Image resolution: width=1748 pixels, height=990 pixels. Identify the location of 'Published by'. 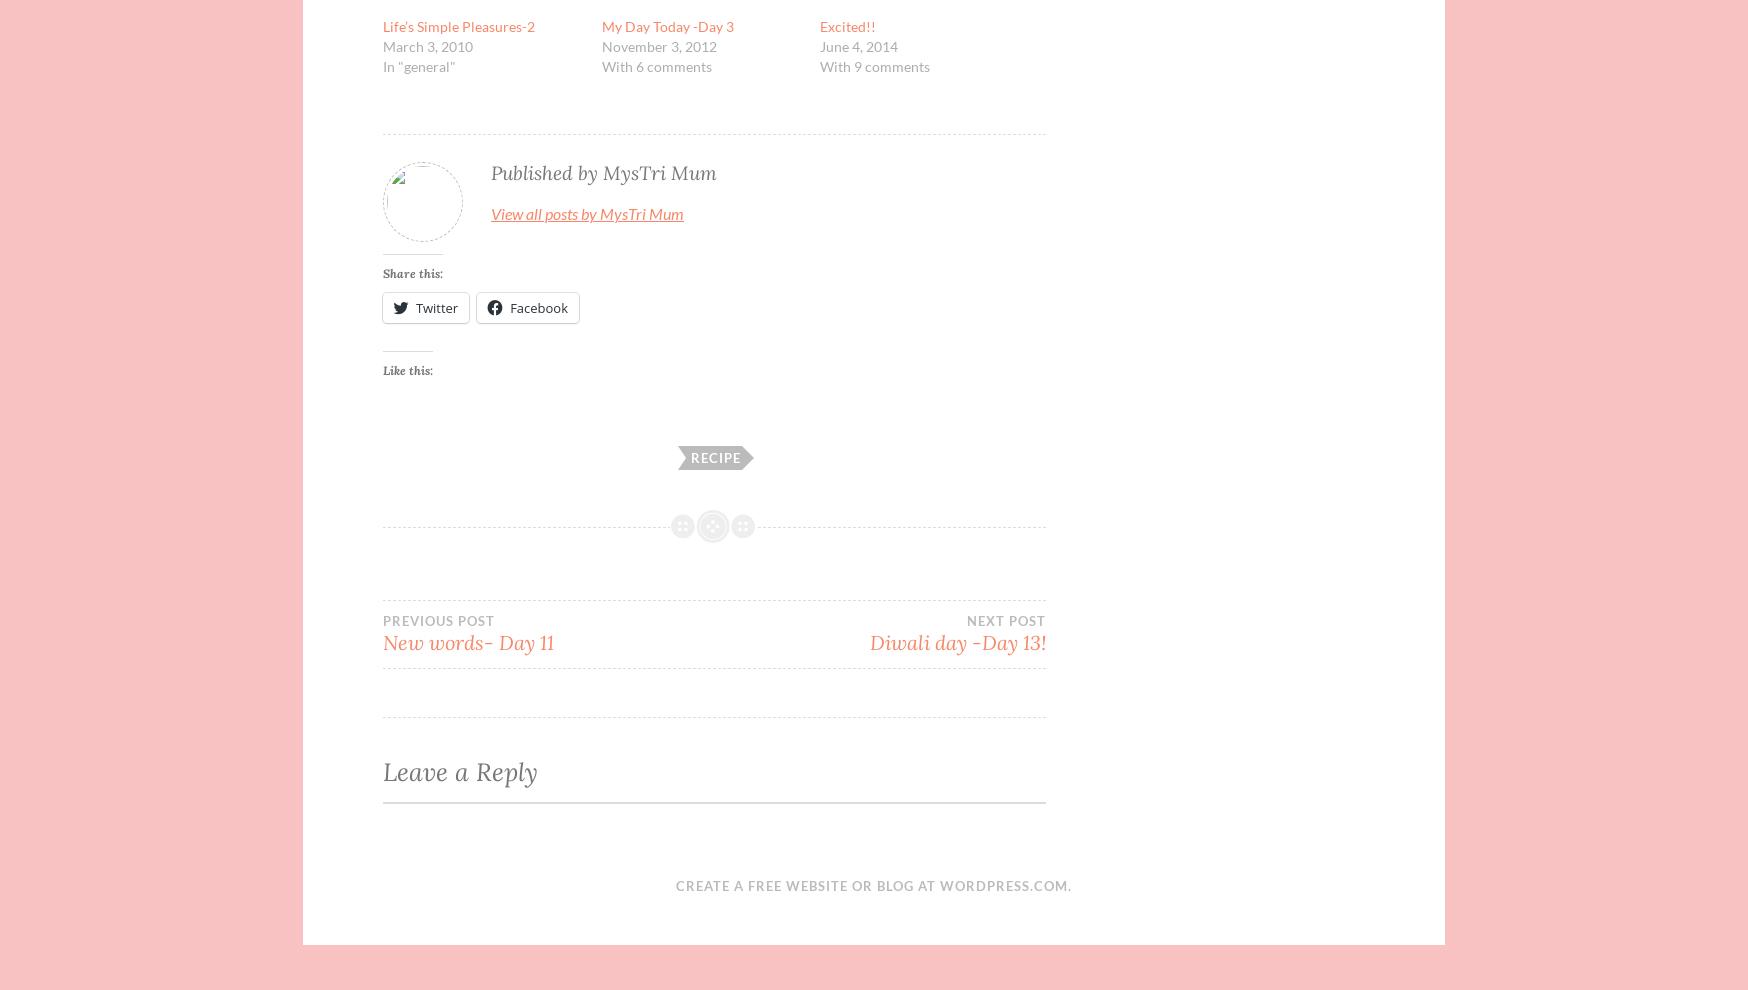
(546, 172).